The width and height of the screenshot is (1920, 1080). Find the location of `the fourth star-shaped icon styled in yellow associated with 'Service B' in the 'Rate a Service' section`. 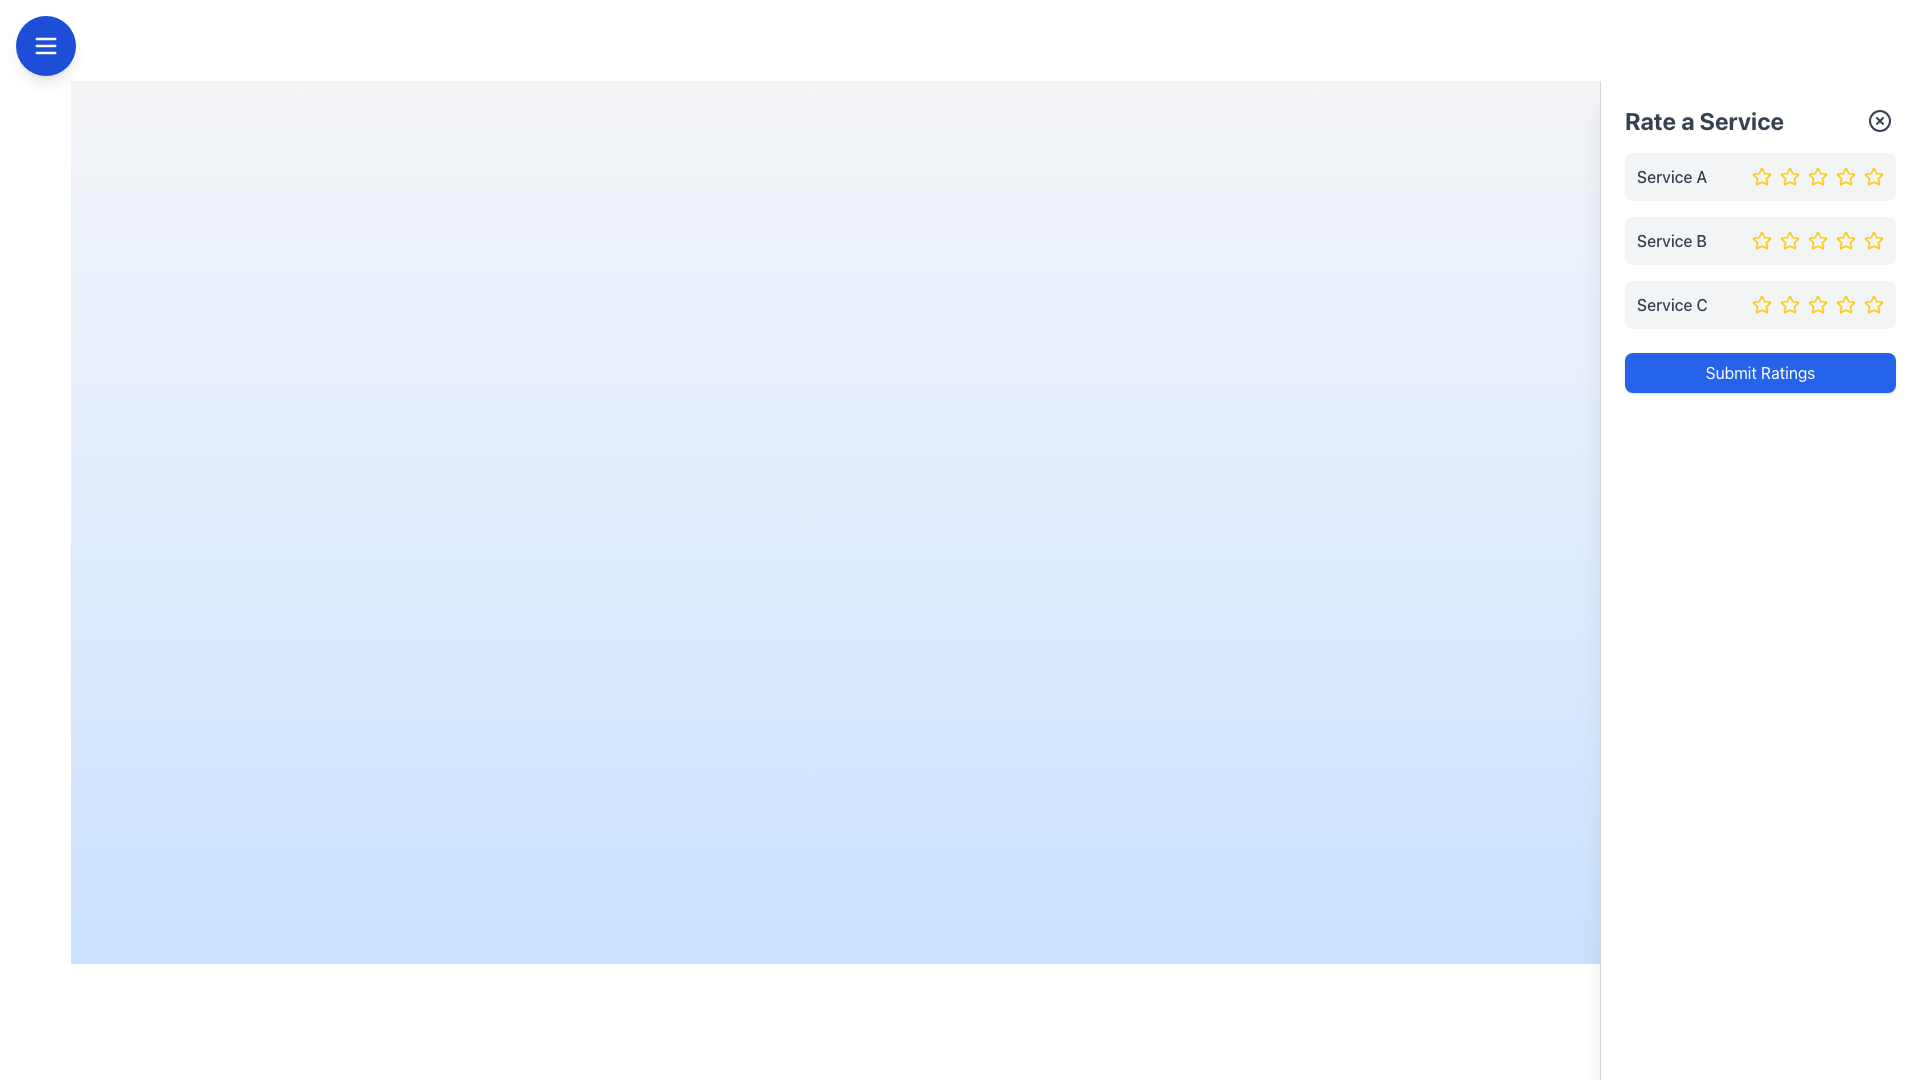

the fourth star-shaped icon styled in yellow associated with 'Service B' in the 'Rate a Service' section is located at coordinates (1818, 239).